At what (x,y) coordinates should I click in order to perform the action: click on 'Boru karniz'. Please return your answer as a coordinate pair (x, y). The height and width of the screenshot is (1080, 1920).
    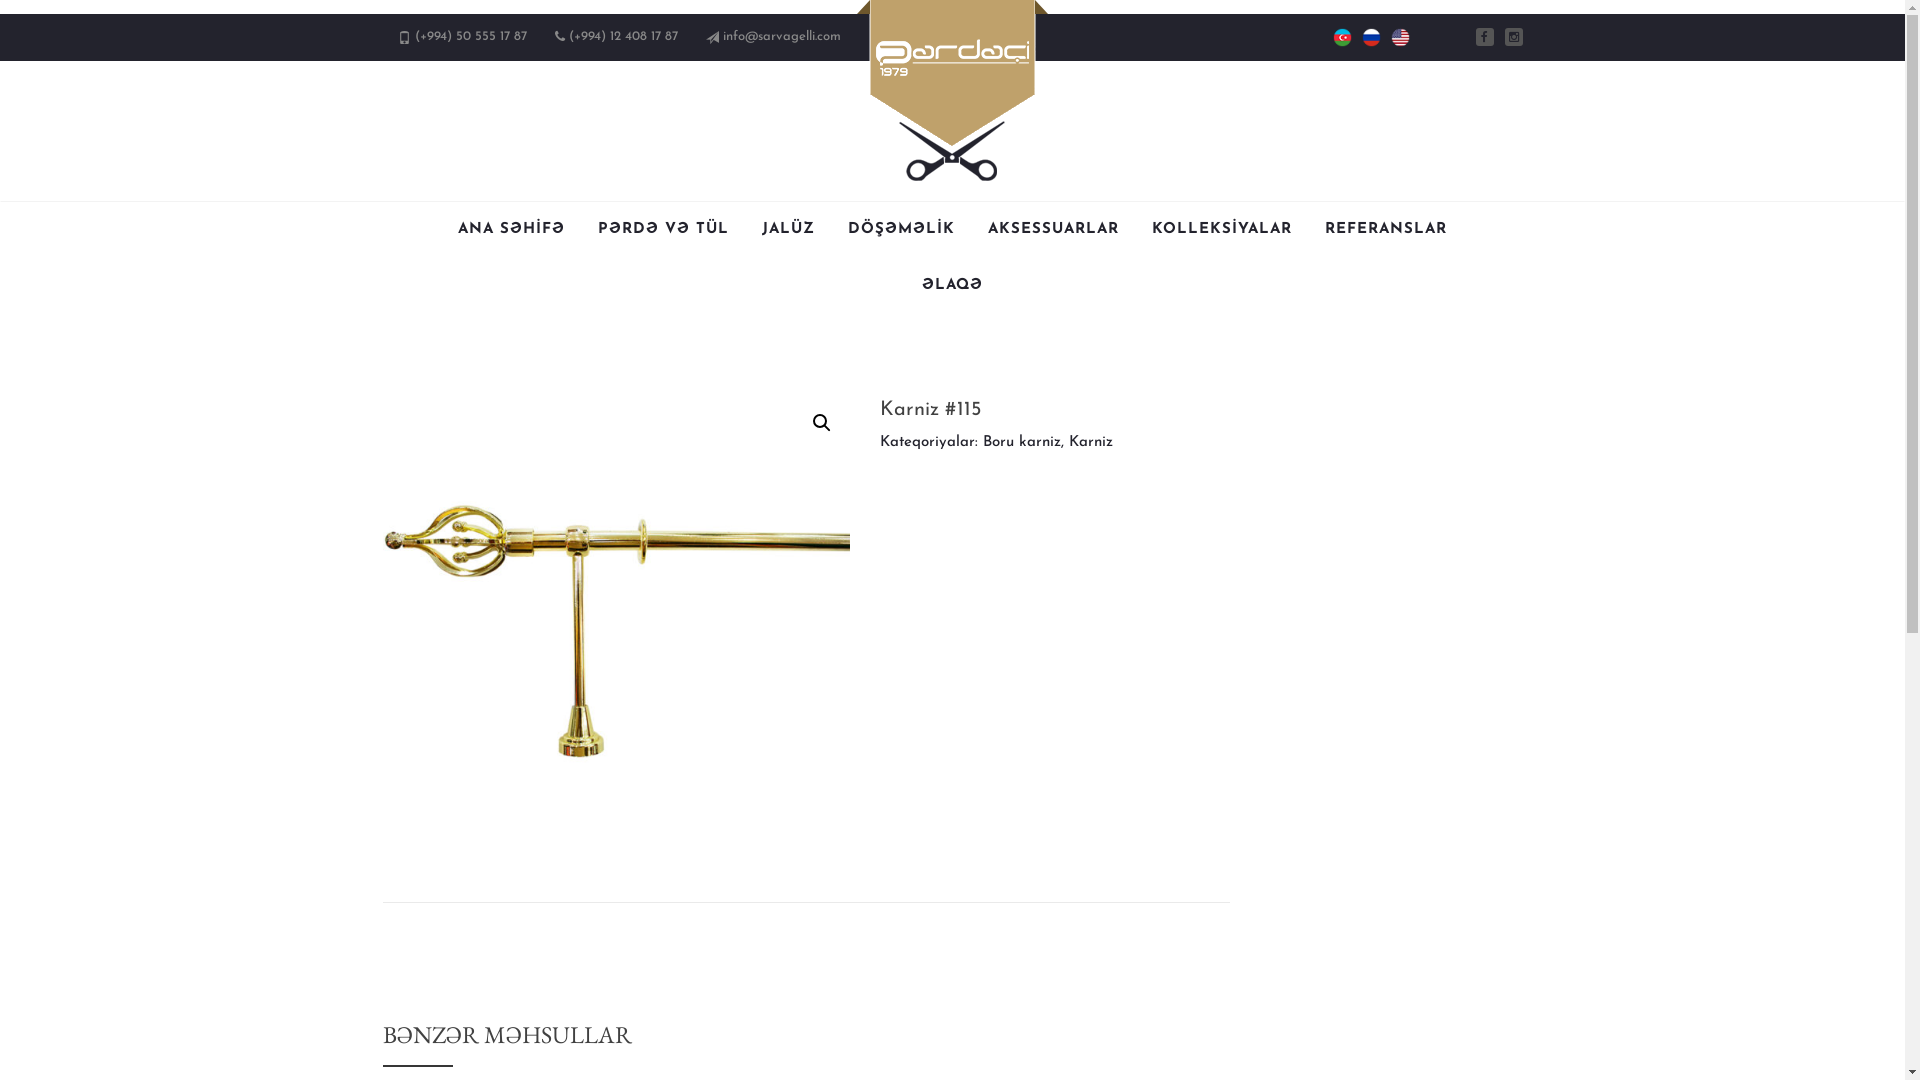
    Looking at the image, I should click on (1022, 441).